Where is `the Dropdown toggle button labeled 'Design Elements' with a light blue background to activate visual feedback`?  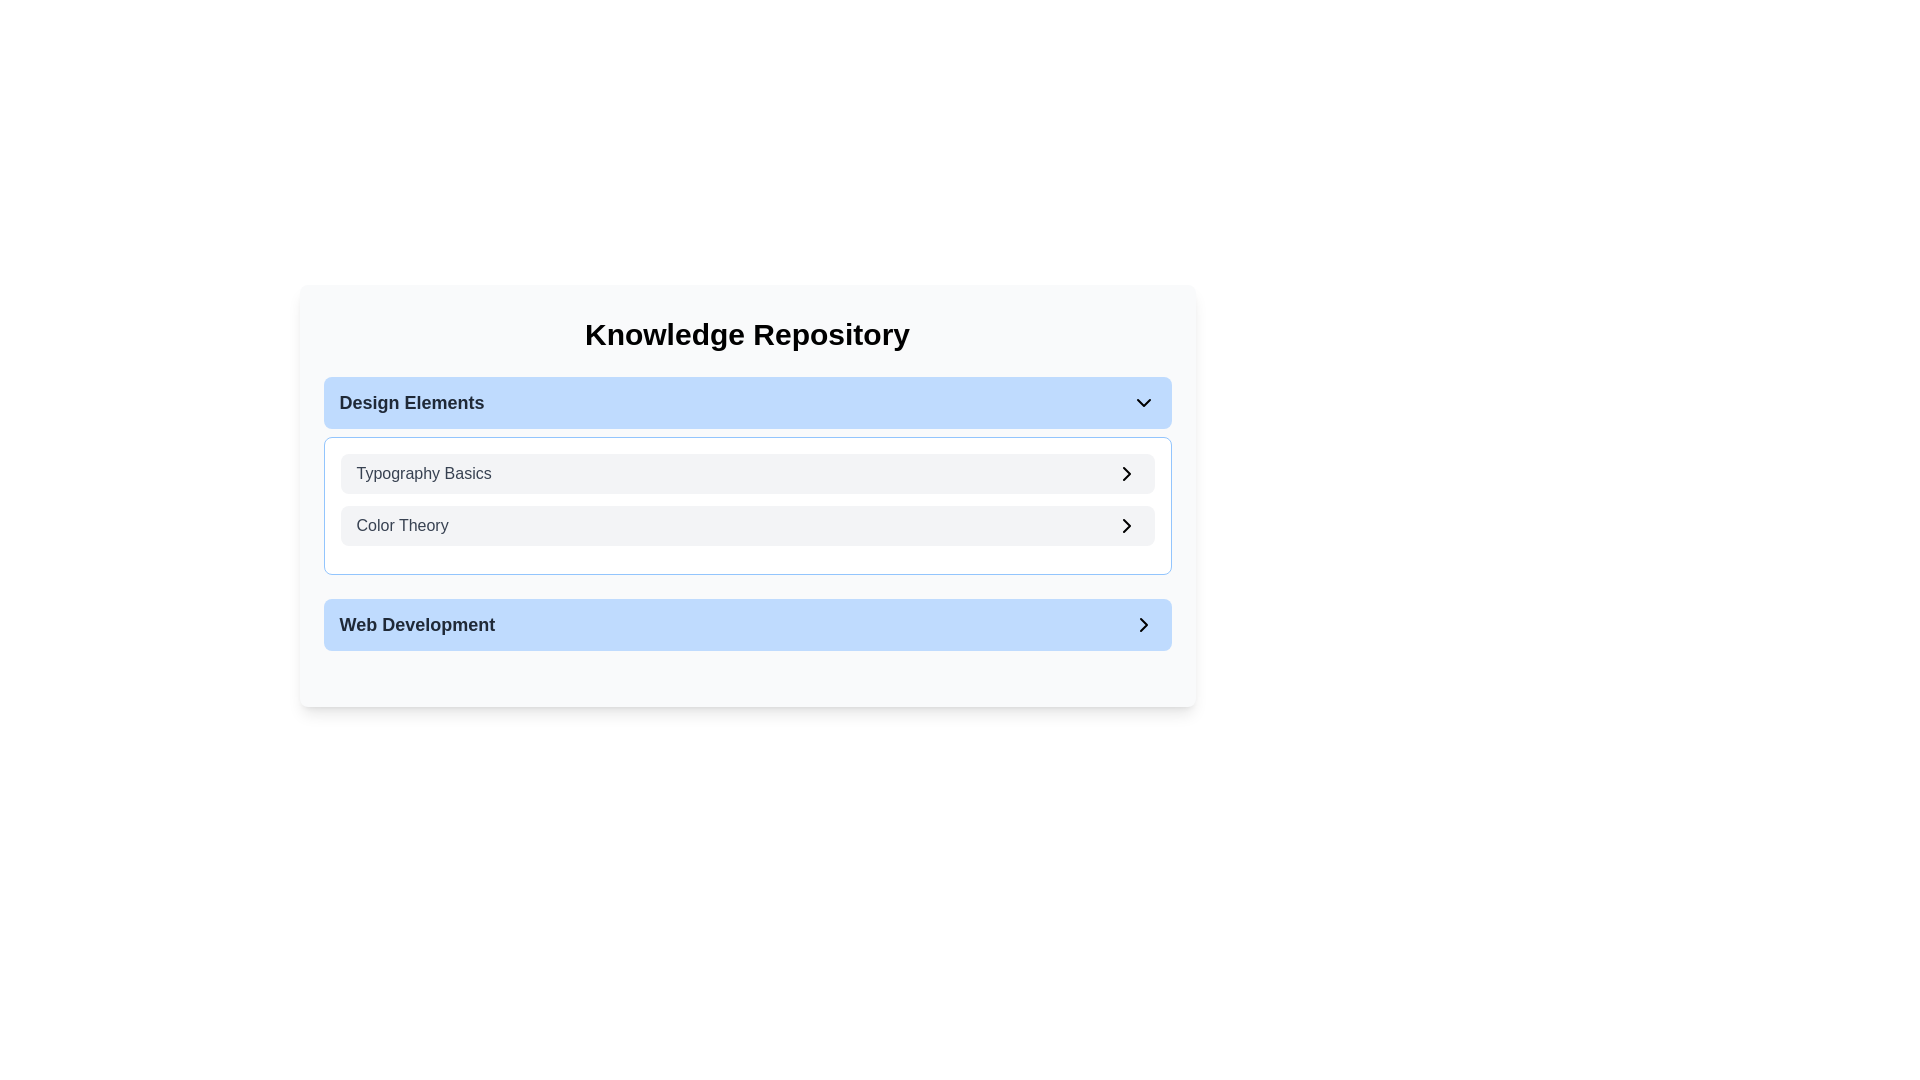 the Dropdown toggle button labeled 'Design Elements' with a light blue background to activate visual feedback is located at coordinates (746, 402).